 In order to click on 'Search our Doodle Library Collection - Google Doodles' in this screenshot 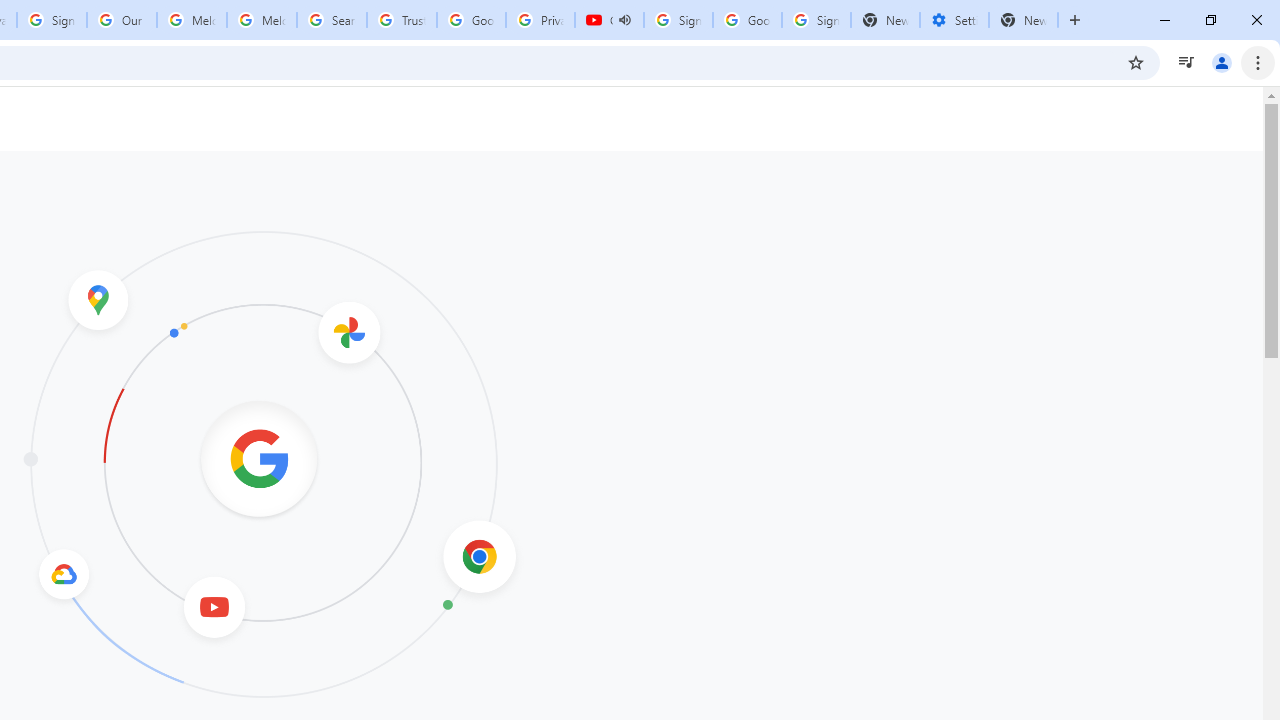, I will do `click(332, 20)`.